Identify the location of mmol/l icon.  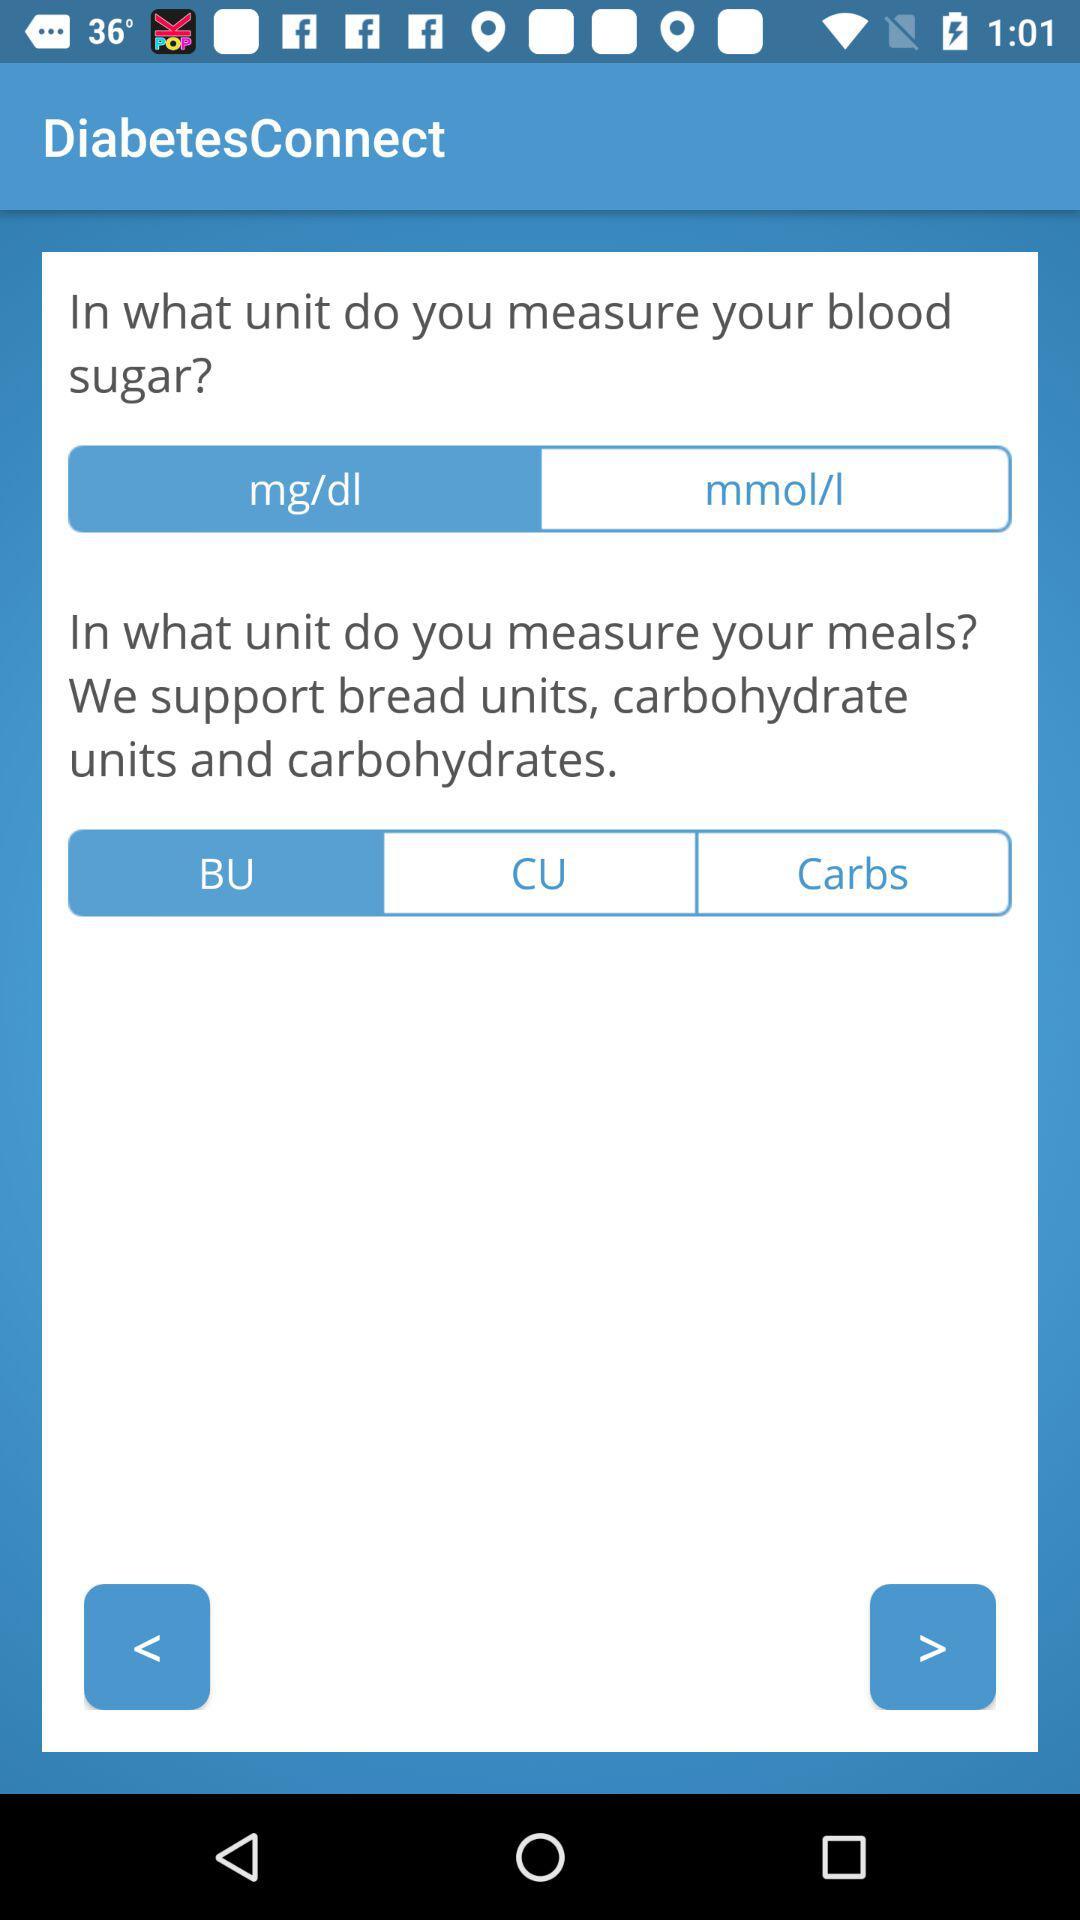
(774, 489).